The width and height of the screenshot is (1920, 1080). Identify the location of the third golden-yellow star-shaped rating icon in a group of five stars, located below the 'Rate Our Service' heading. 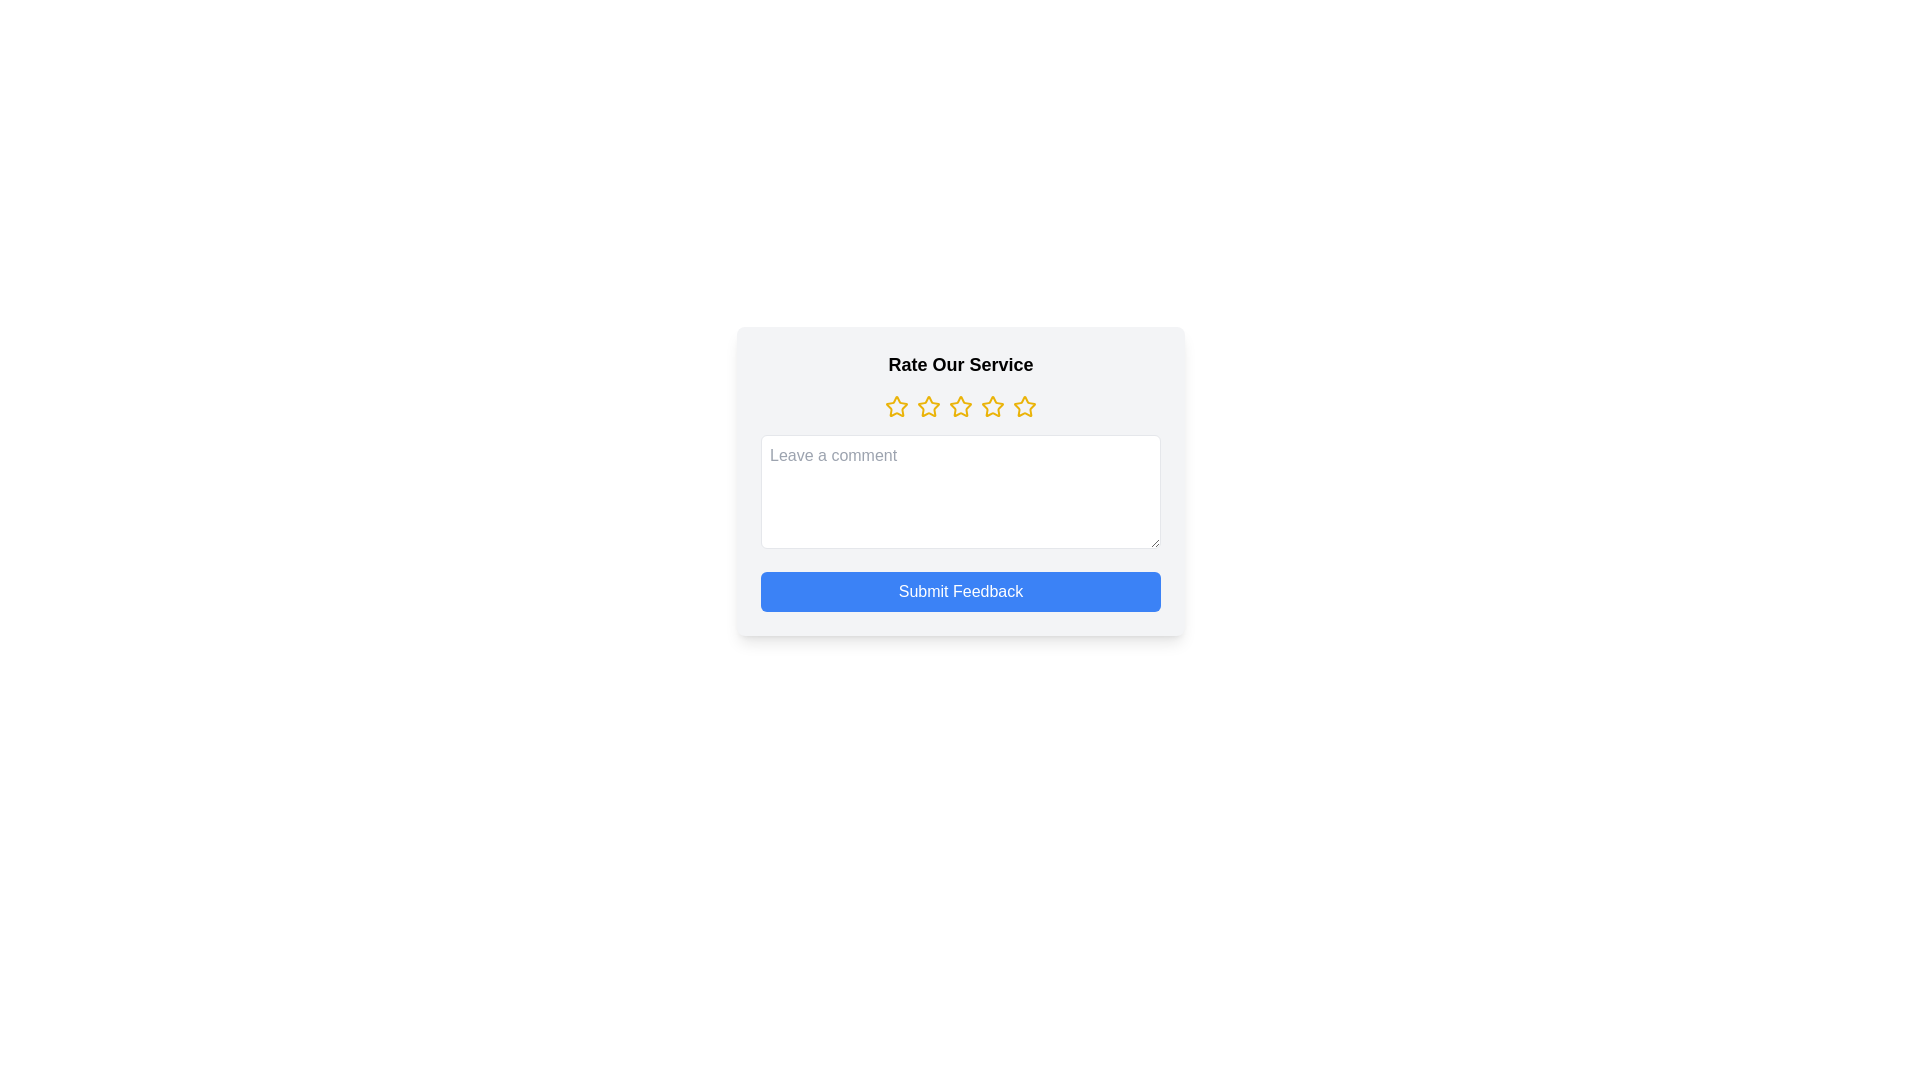
(928, 405).